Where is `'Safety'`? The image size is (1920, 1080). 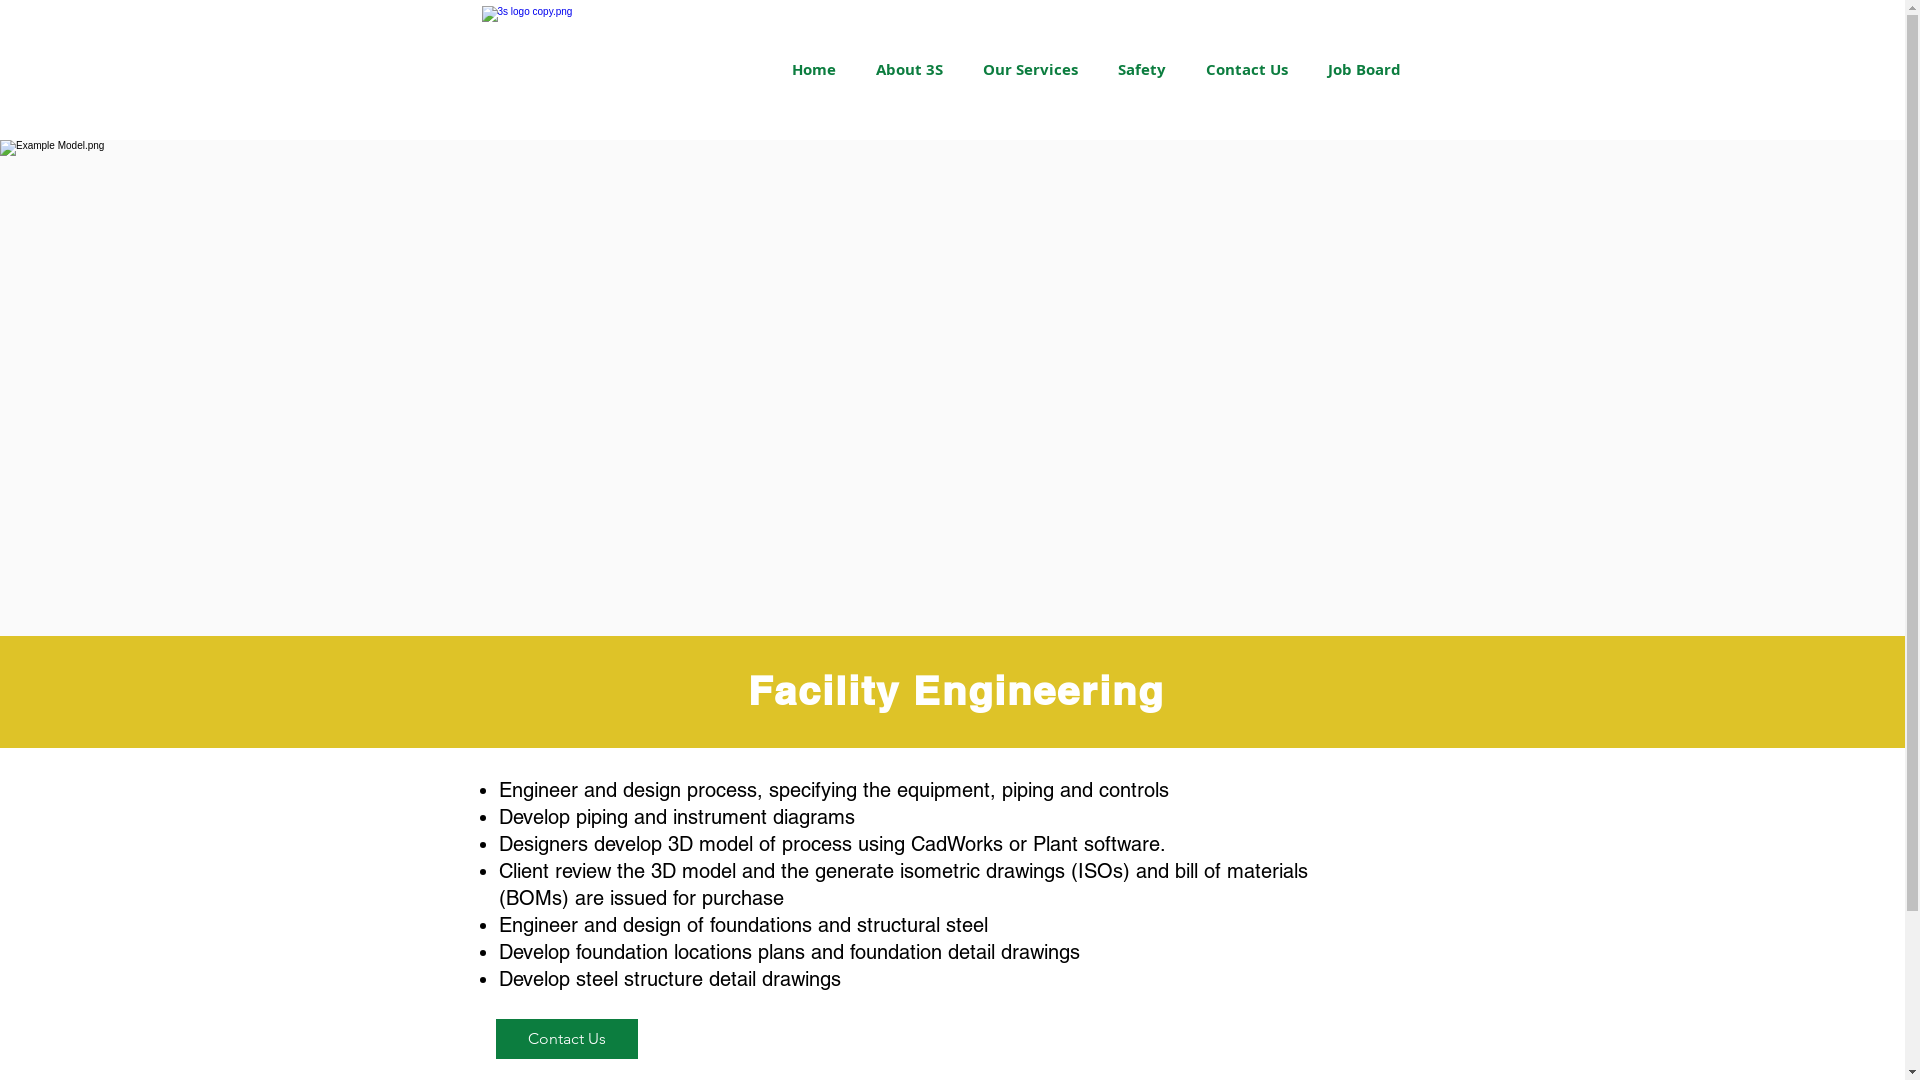
'Safety' is located at coordinates (1142, 68).